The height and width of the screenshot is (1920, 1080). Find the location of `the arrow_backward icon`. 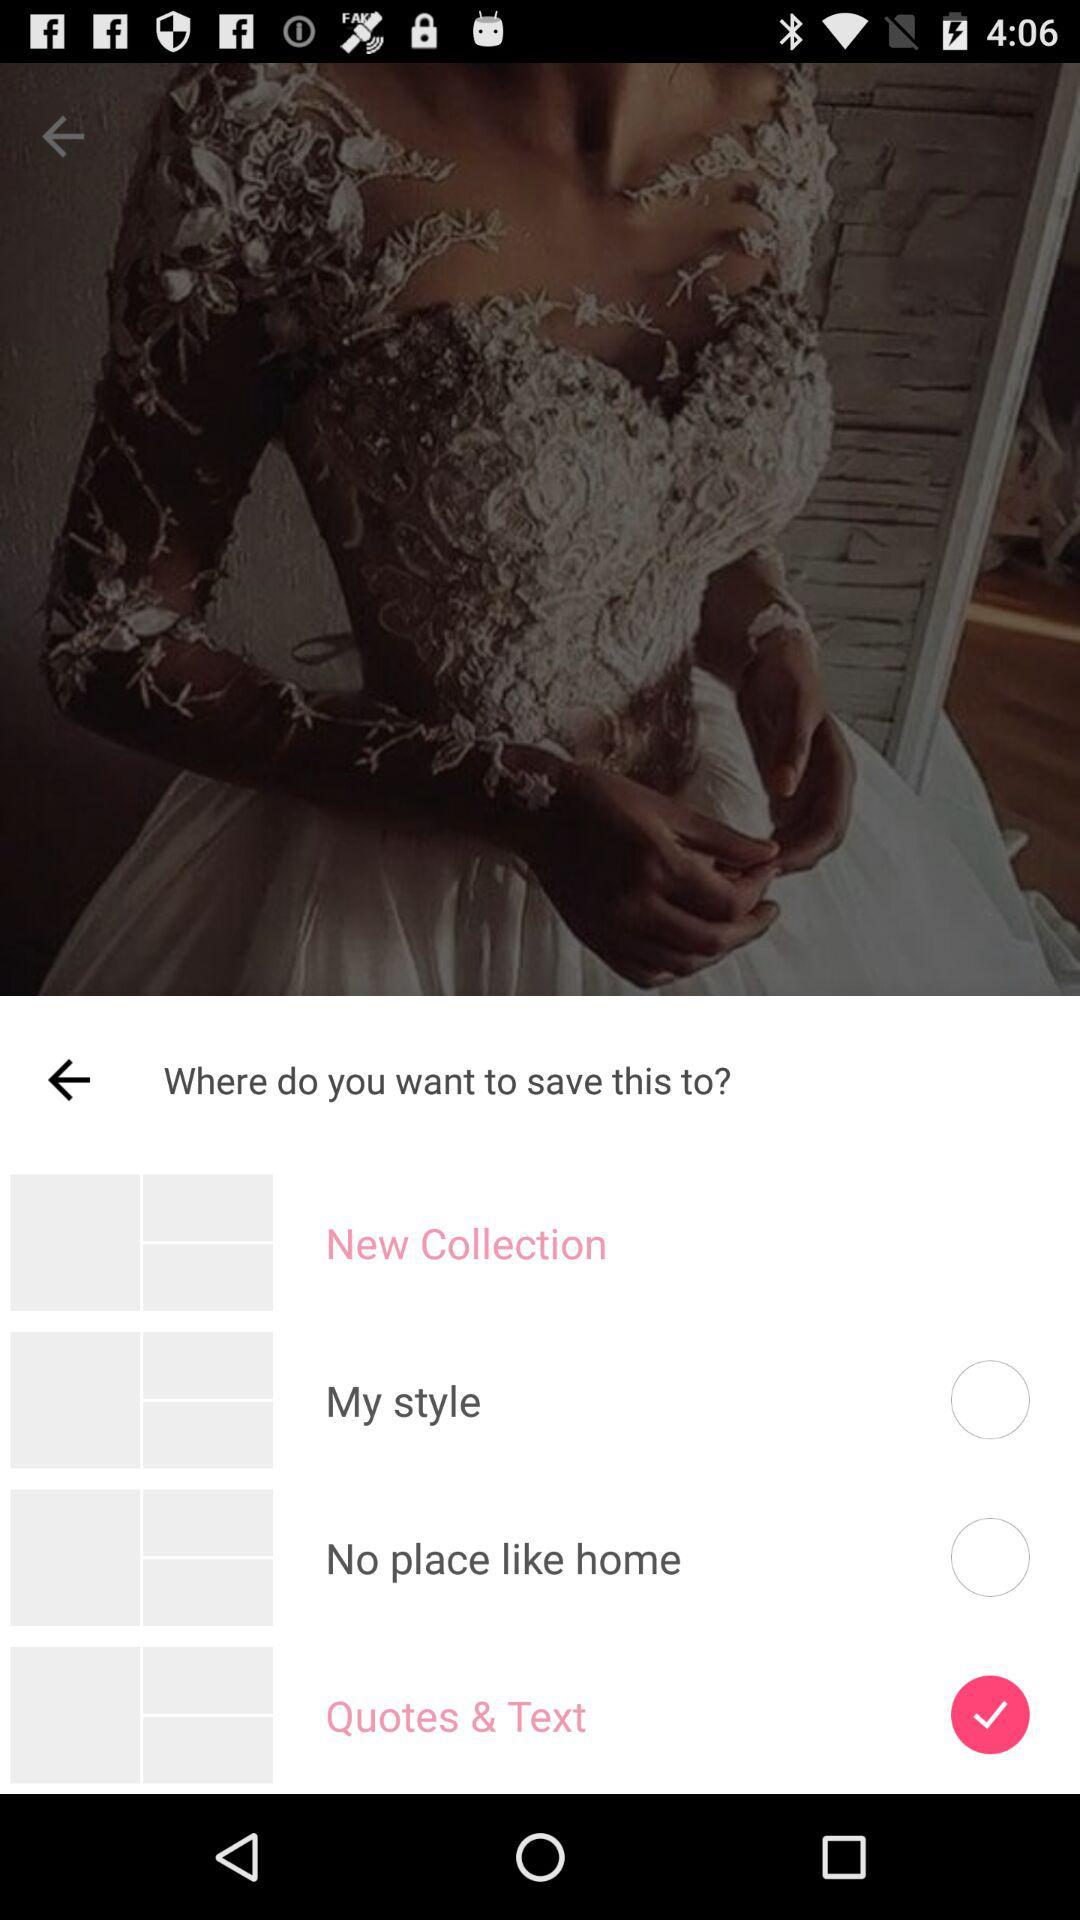

the arrow_backward icon is located at coordinates (68, 1155).